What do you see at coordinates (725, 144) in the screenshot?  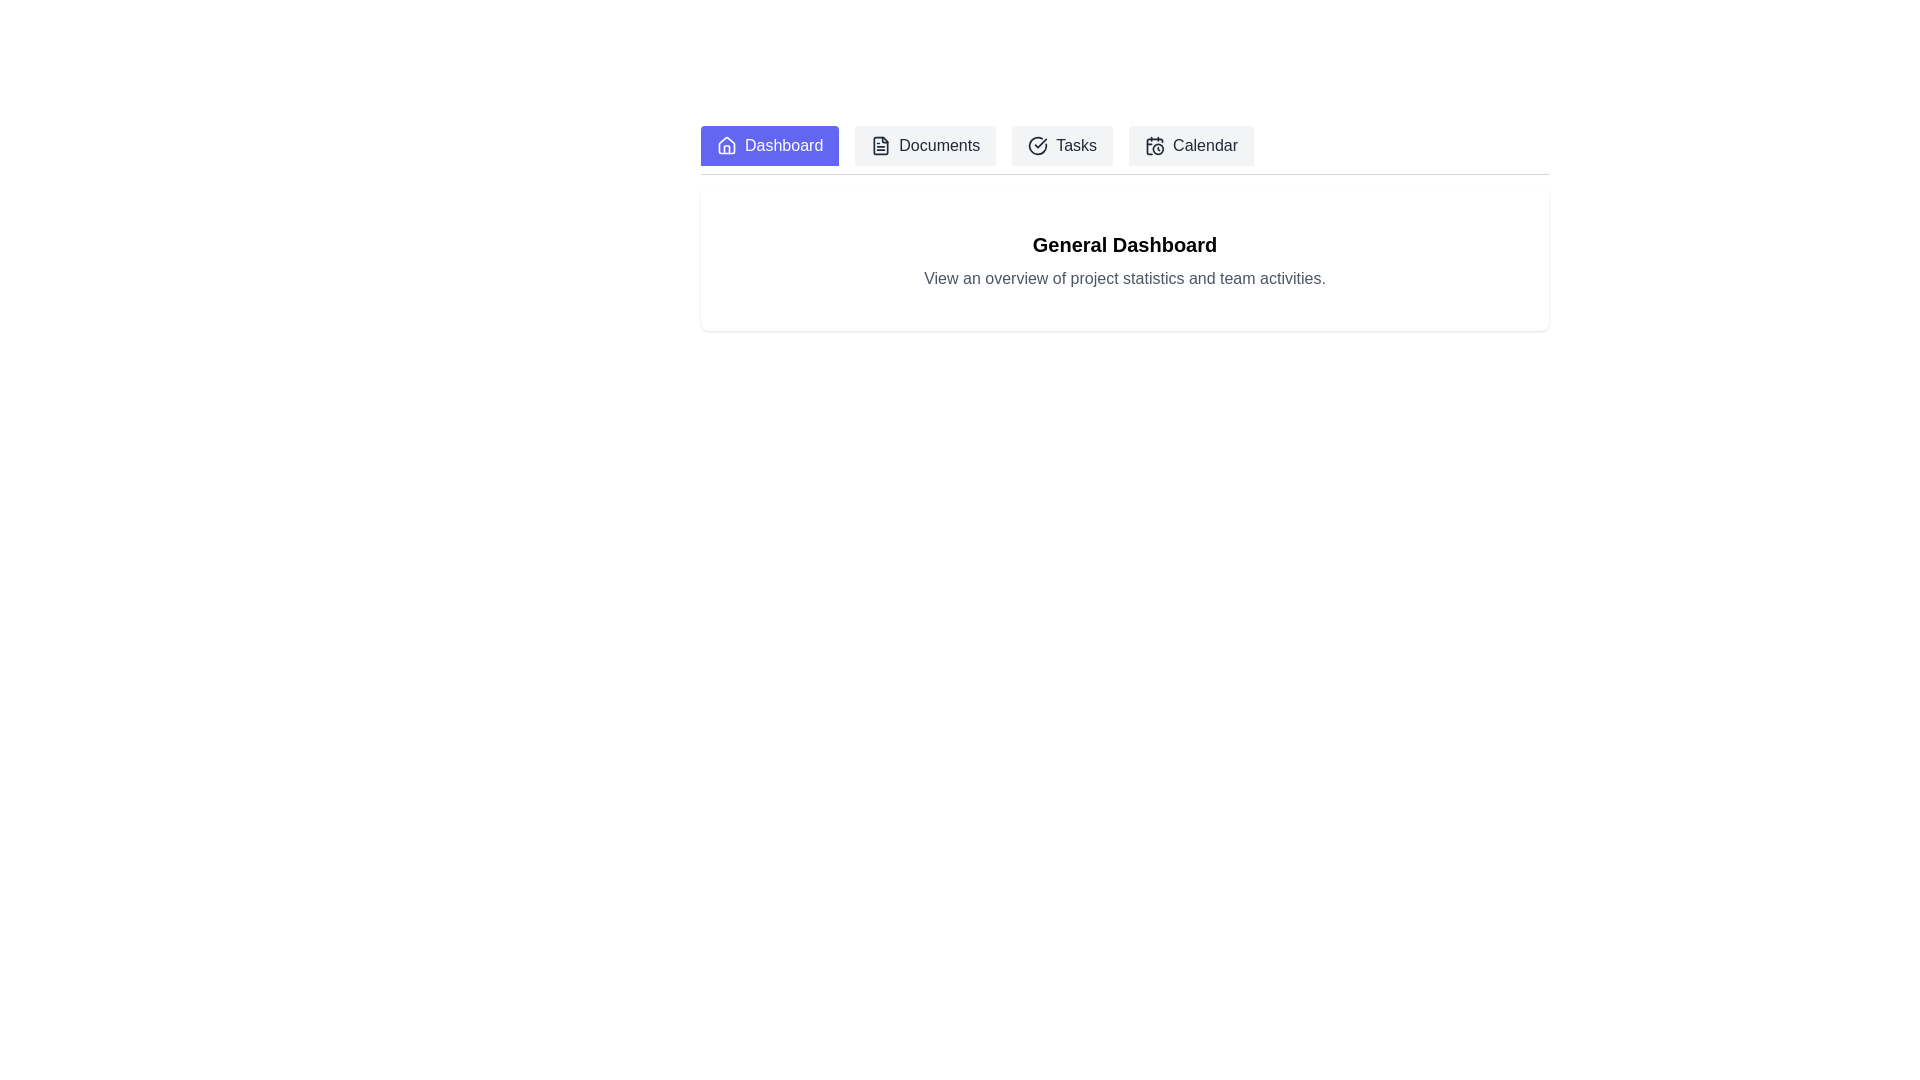 I see `the appearance of the house icon representing the 'Dashboard' tab in the top-left corner of the interface` at bounding box center [725, 144].